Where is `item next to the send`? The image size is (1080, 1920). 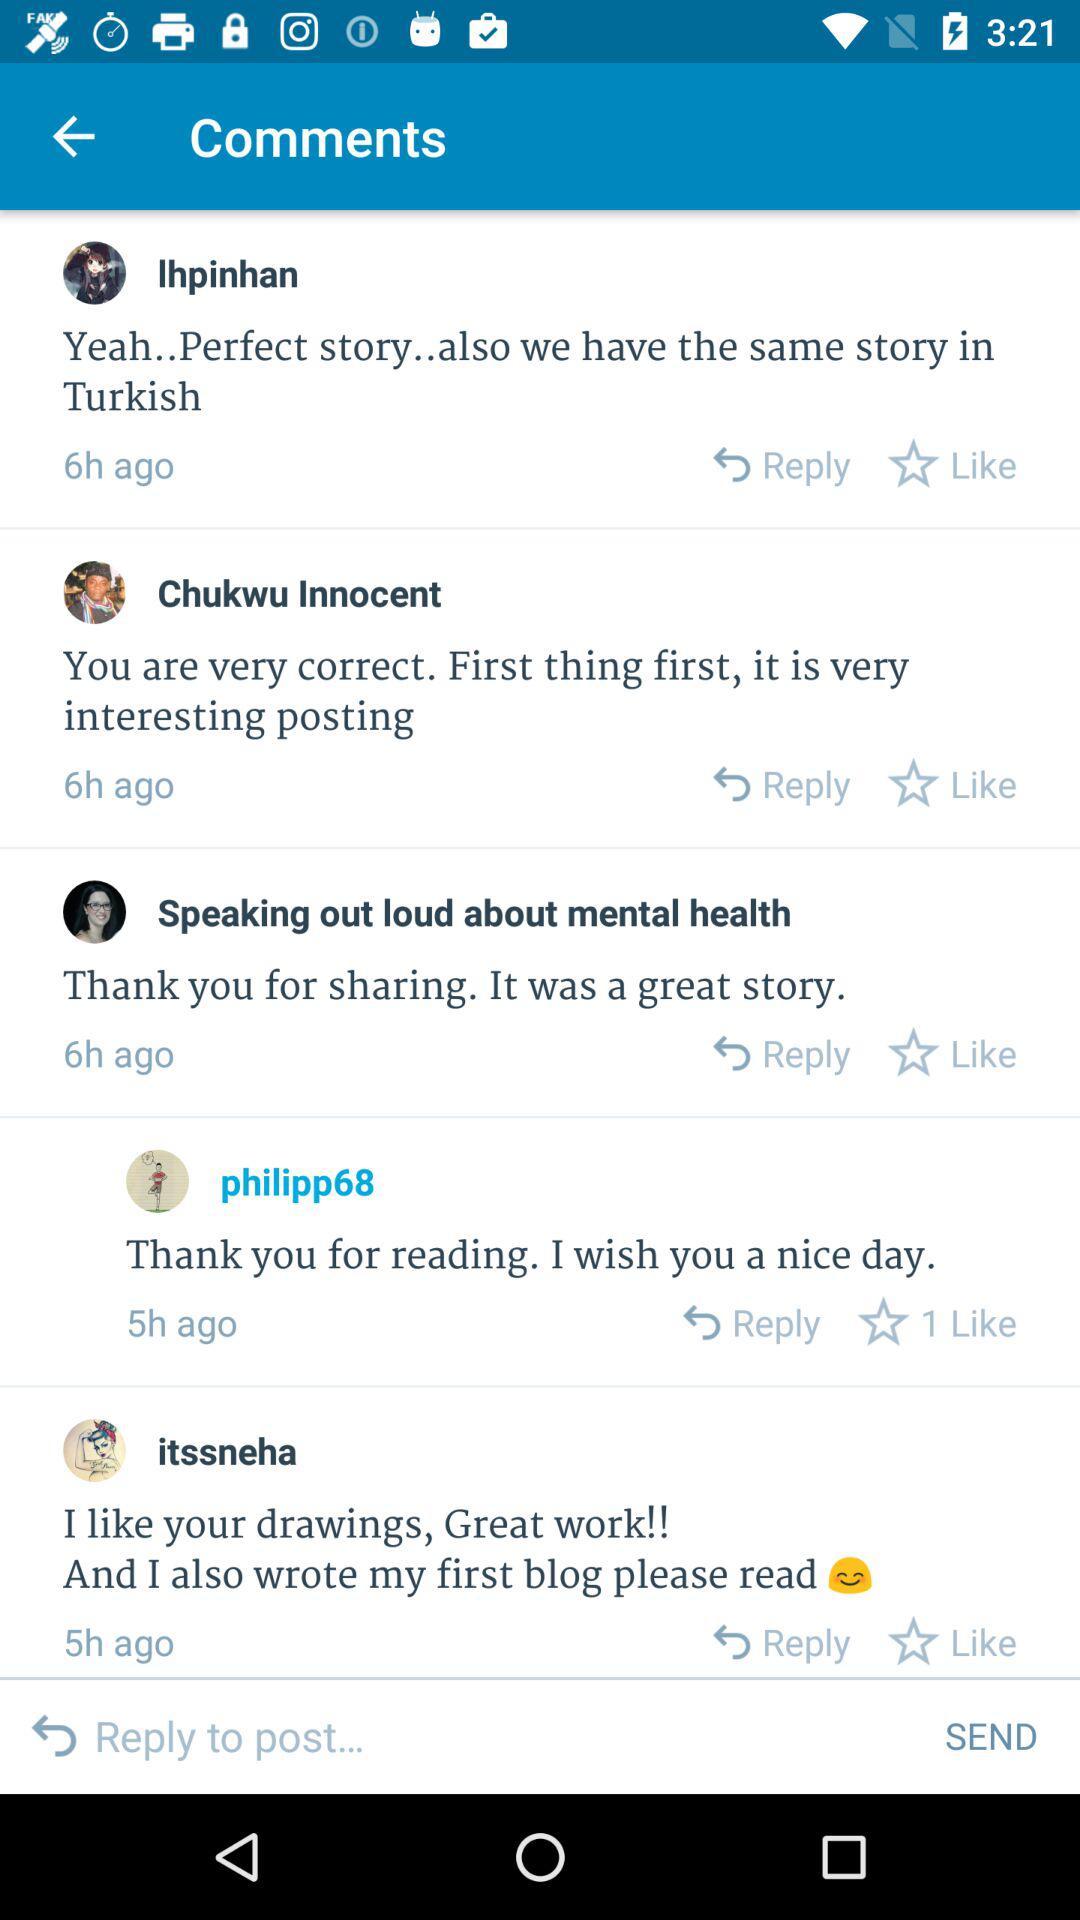 item next to the send is located at coordinates (503, 1734).